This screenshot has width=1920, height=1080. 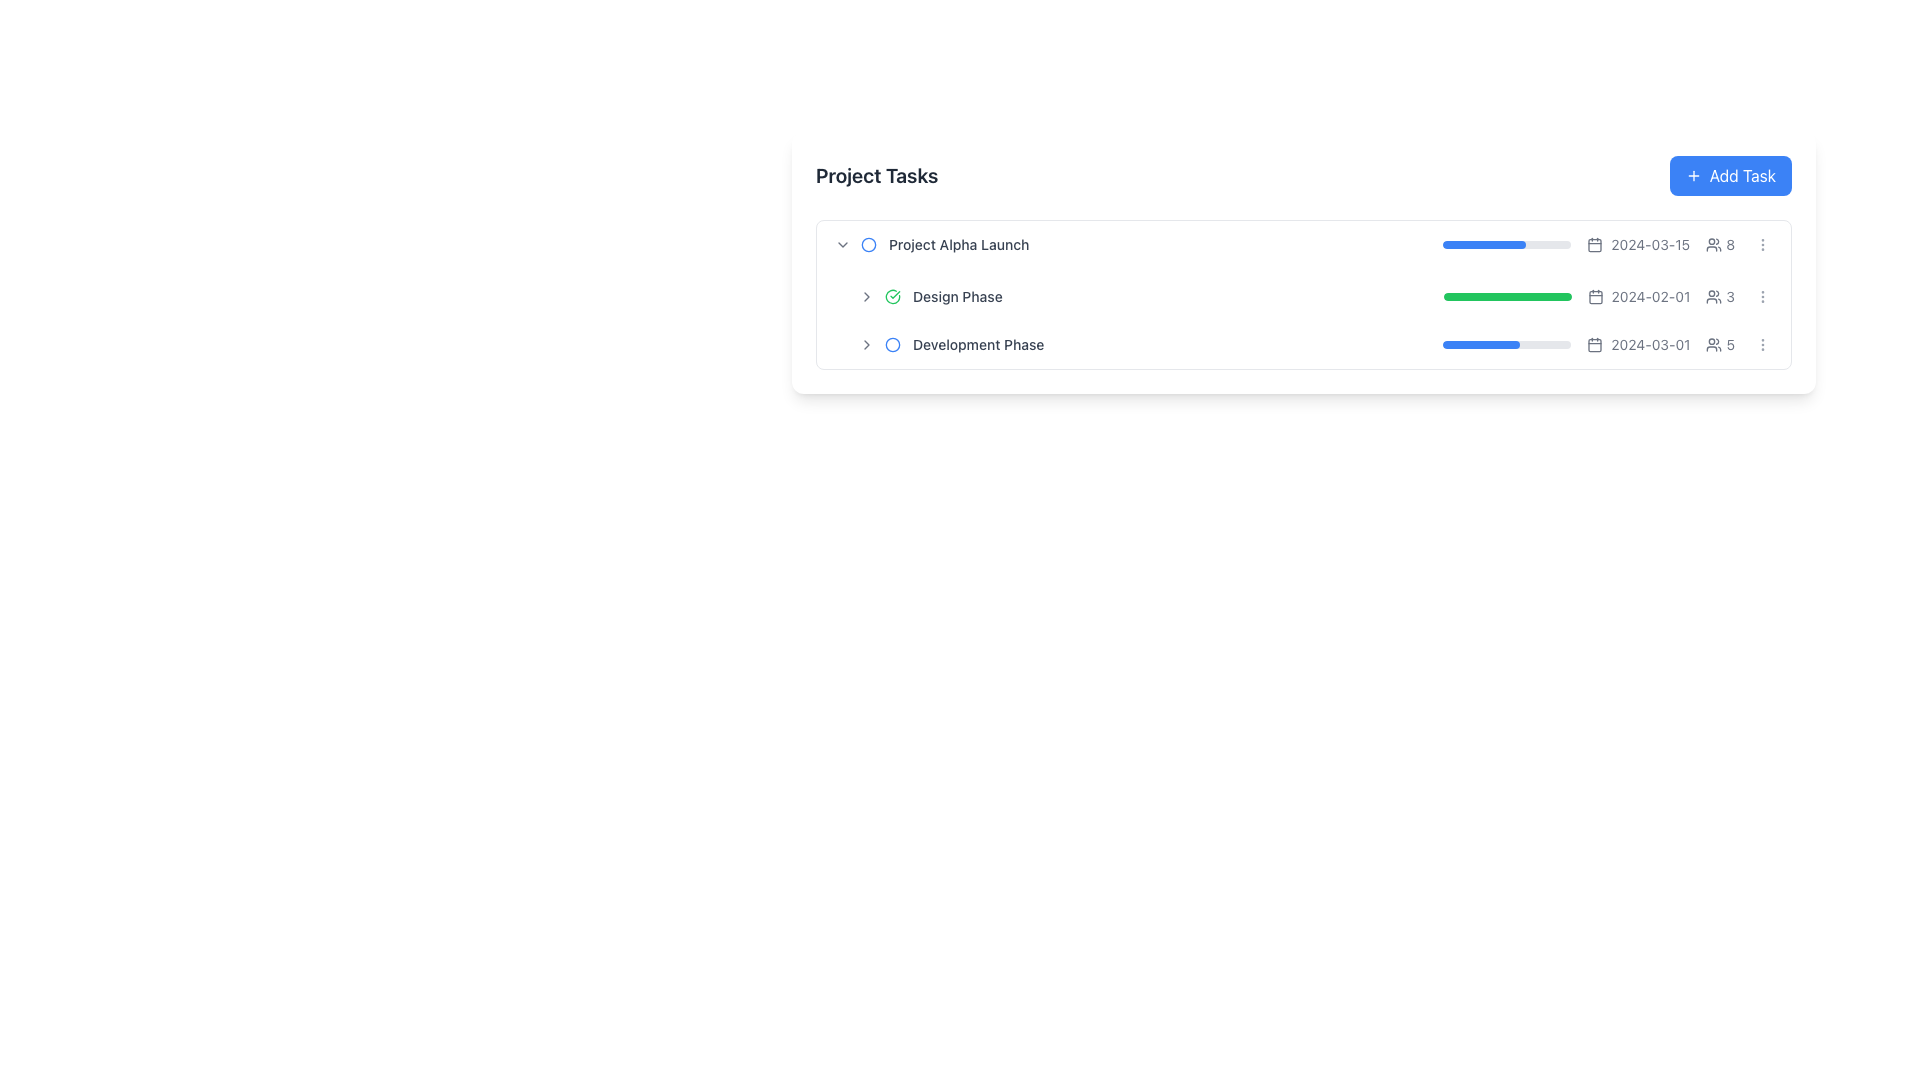 I want to click on the date-related action icon located to the left of the date '2024-03-15' in the first row of the 'Project Tasks' list, so click(x=1594, y=244).